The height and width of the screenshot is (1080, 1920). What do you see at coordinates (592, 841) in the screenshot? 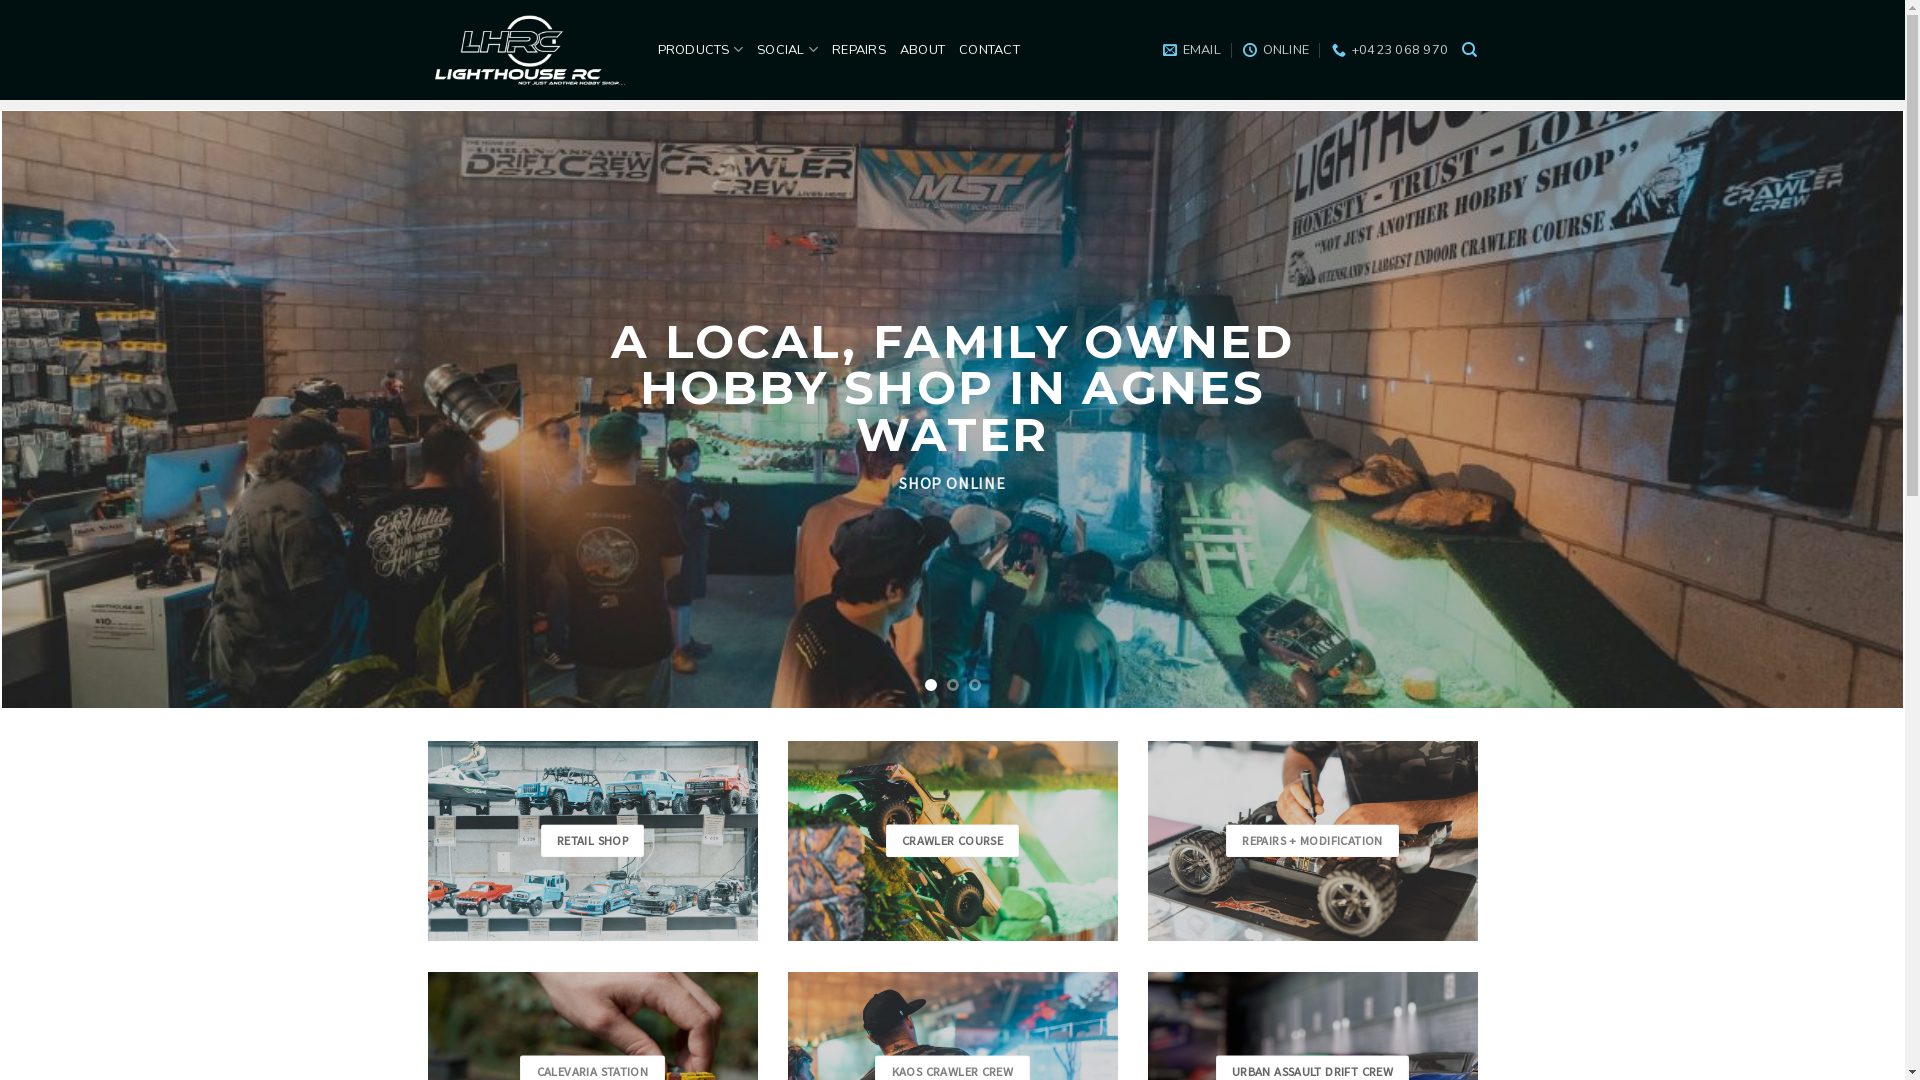
I see `'RETAIL SHOP'` at bounding box center [592, 841].